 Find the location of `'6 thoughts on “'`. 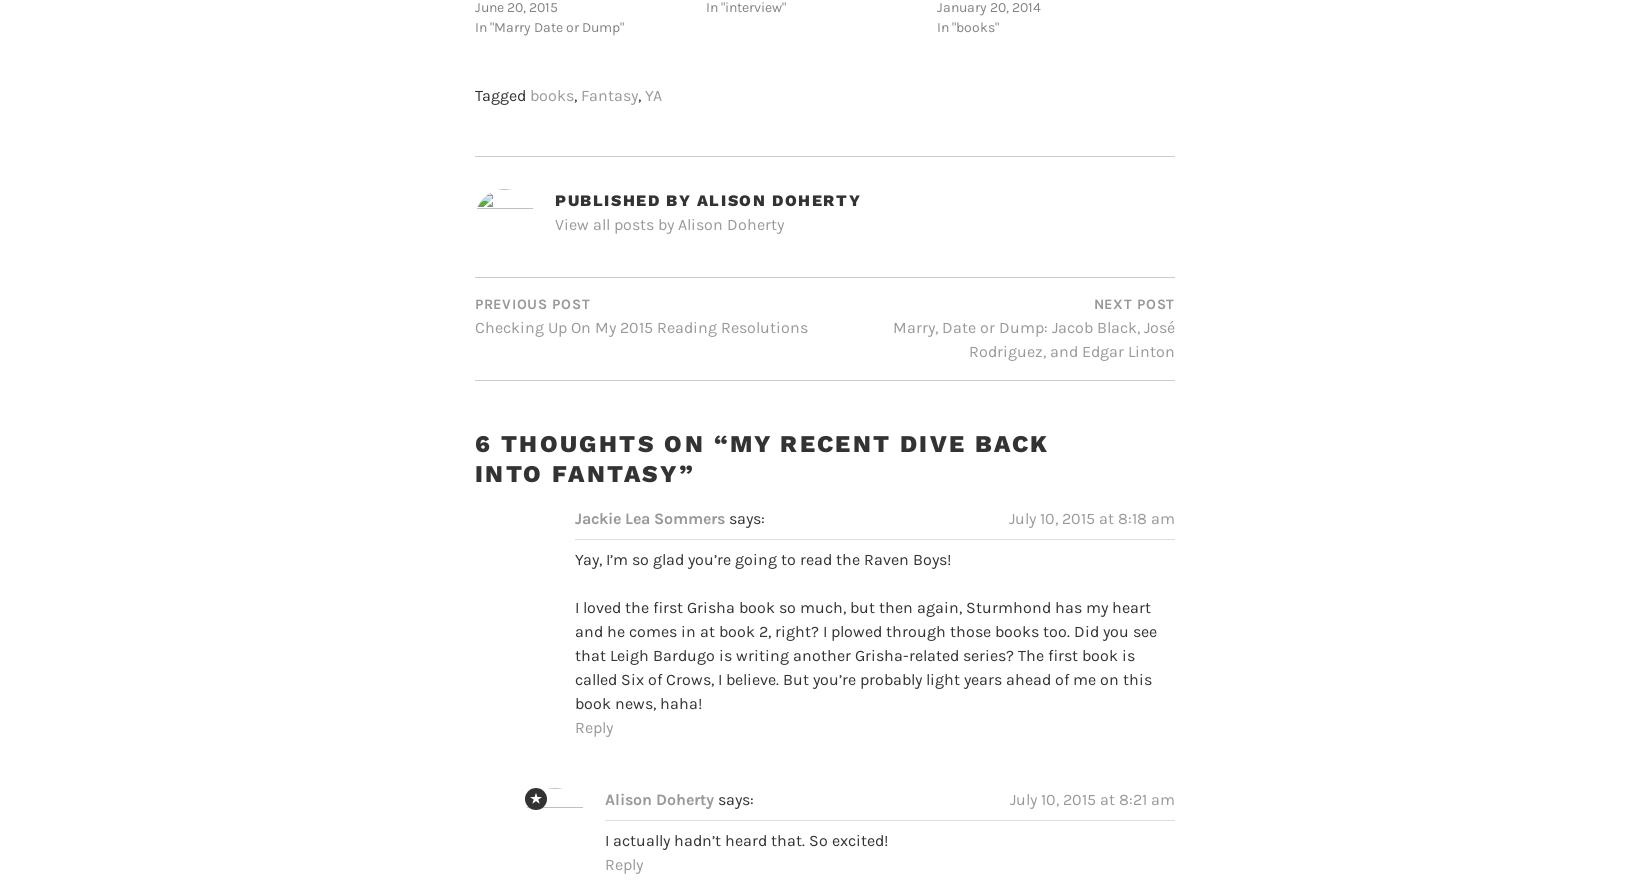

'6 thoughts on “' is located at coordinates (474, 404).